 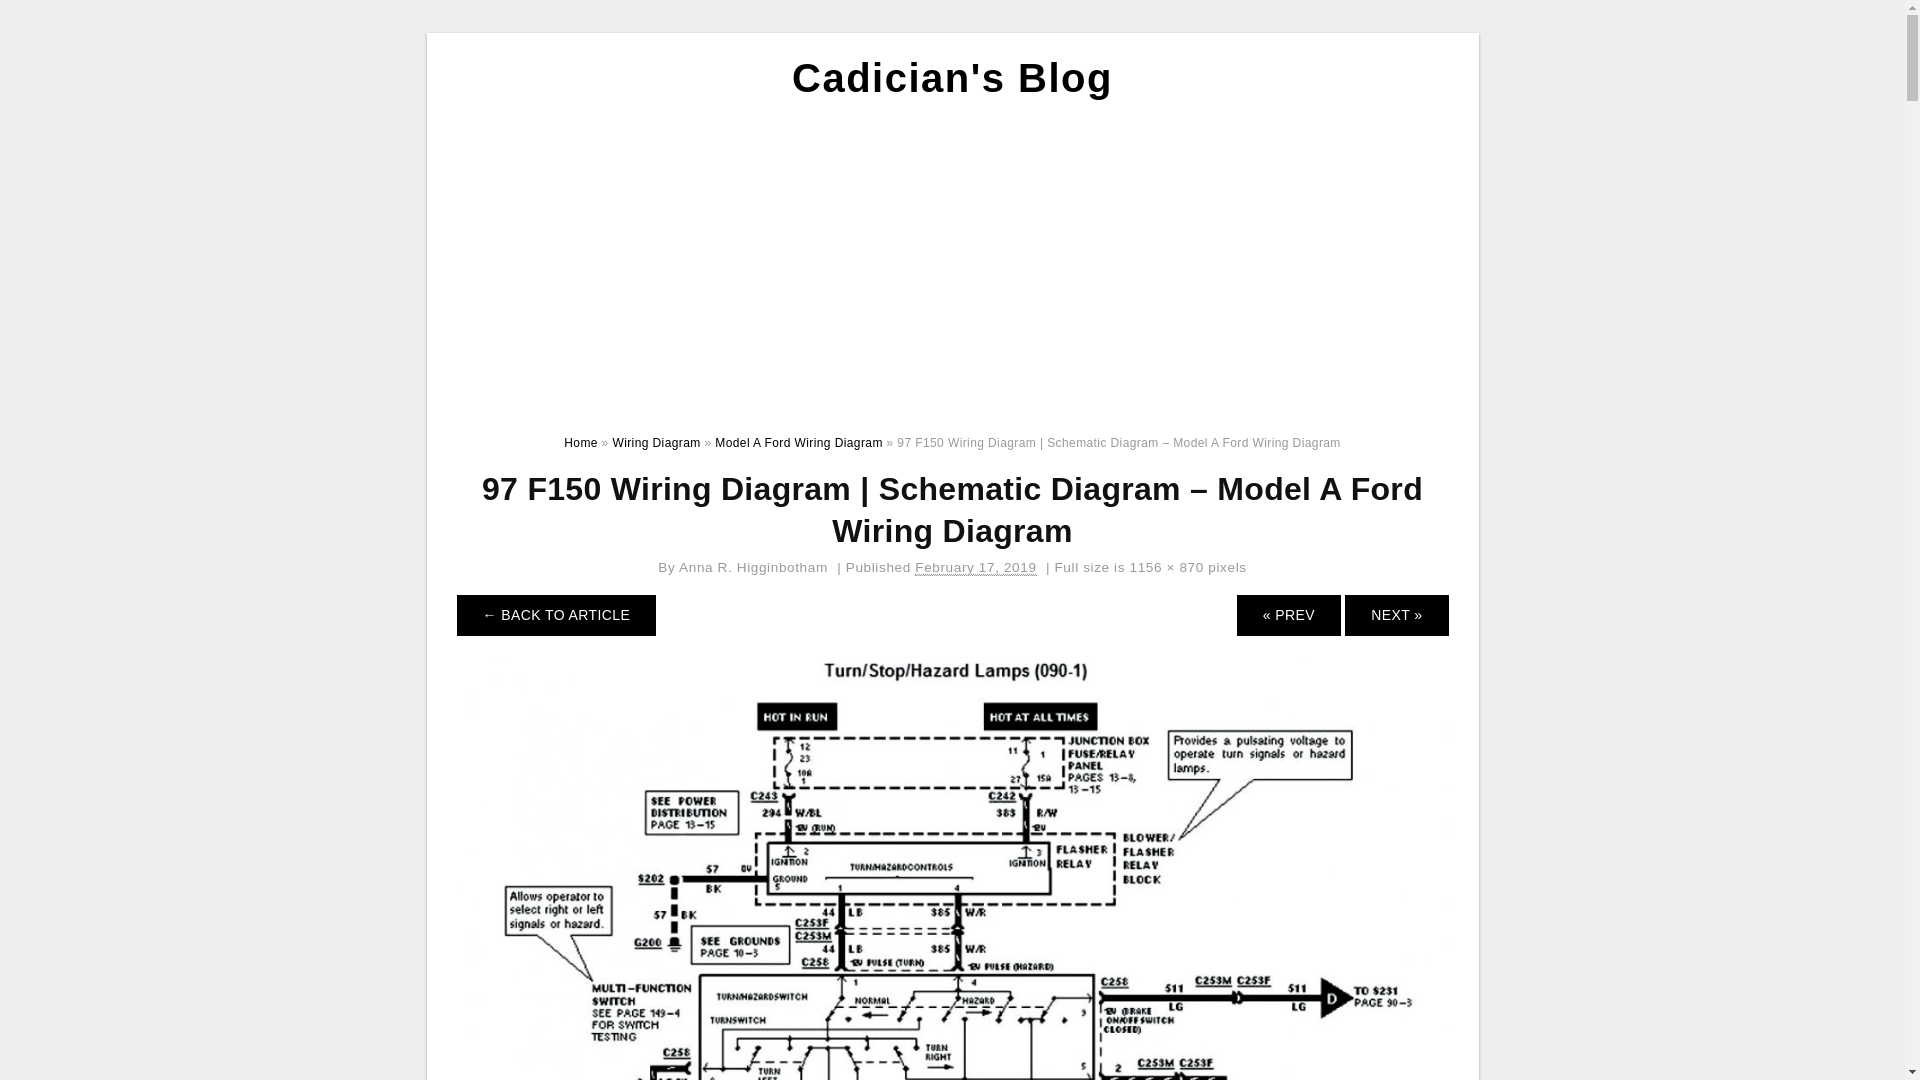 What do you see at coordinates (797, 442) in the screenshot?
I see `'Model A Ford Wiring Diagram'` at bounding box center [797, 442].